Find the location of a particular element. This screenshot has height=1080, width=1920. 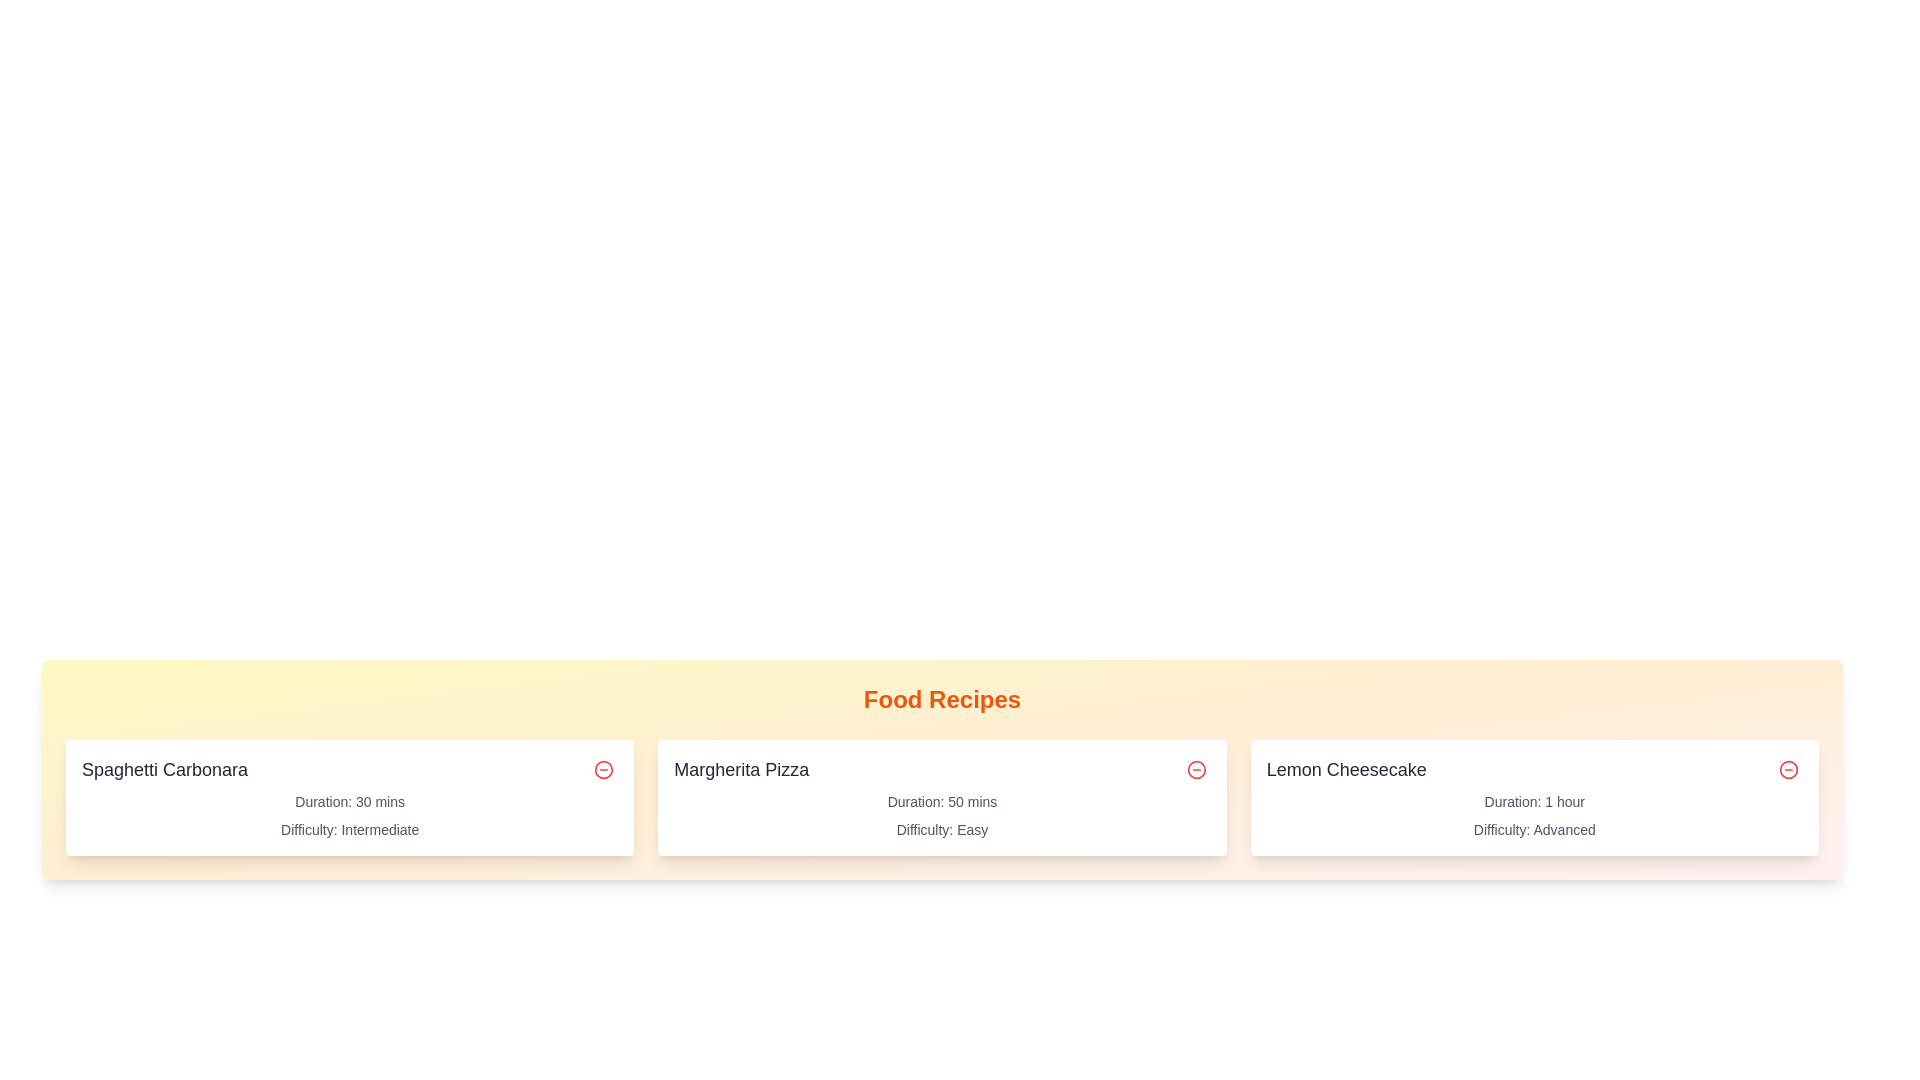

the interactive button located in the top-right corner of the card containing the text 'Lemon Cheesecake' is located at coordinates (1789, 769).